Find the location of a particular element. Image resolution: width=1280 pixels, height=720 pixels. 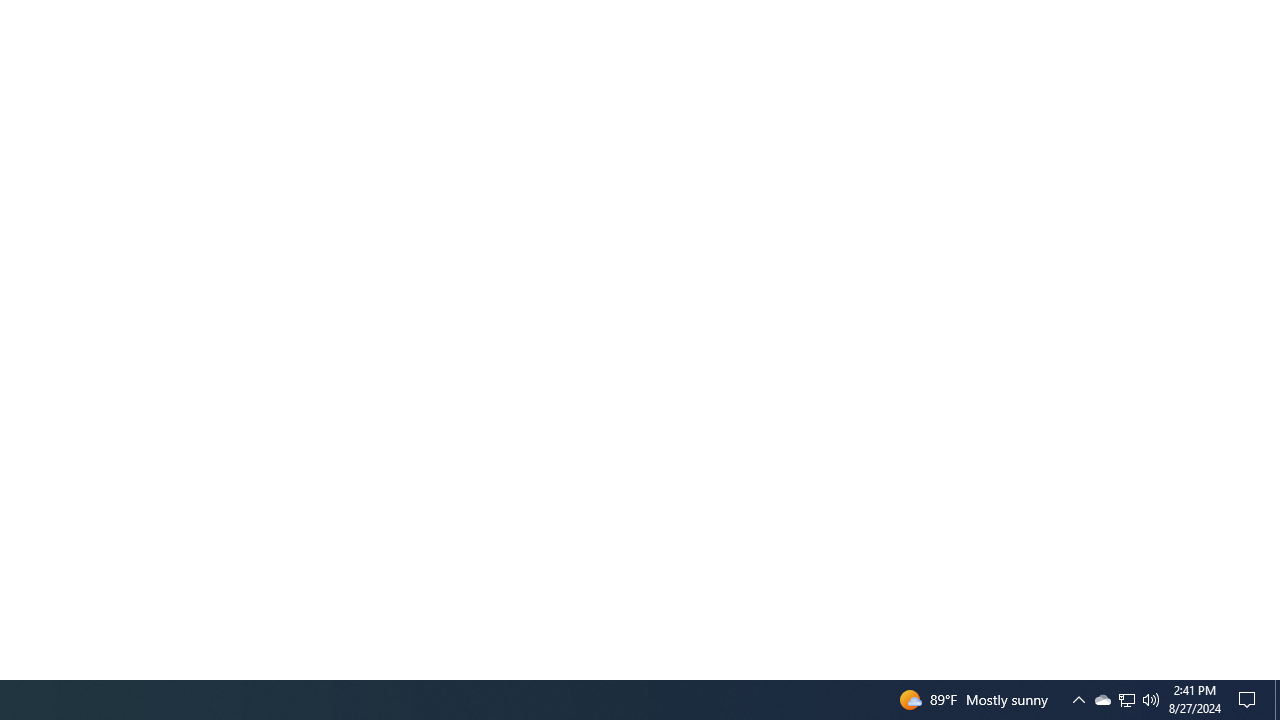

'Show desktop' is located at coordinates (1276, 698).